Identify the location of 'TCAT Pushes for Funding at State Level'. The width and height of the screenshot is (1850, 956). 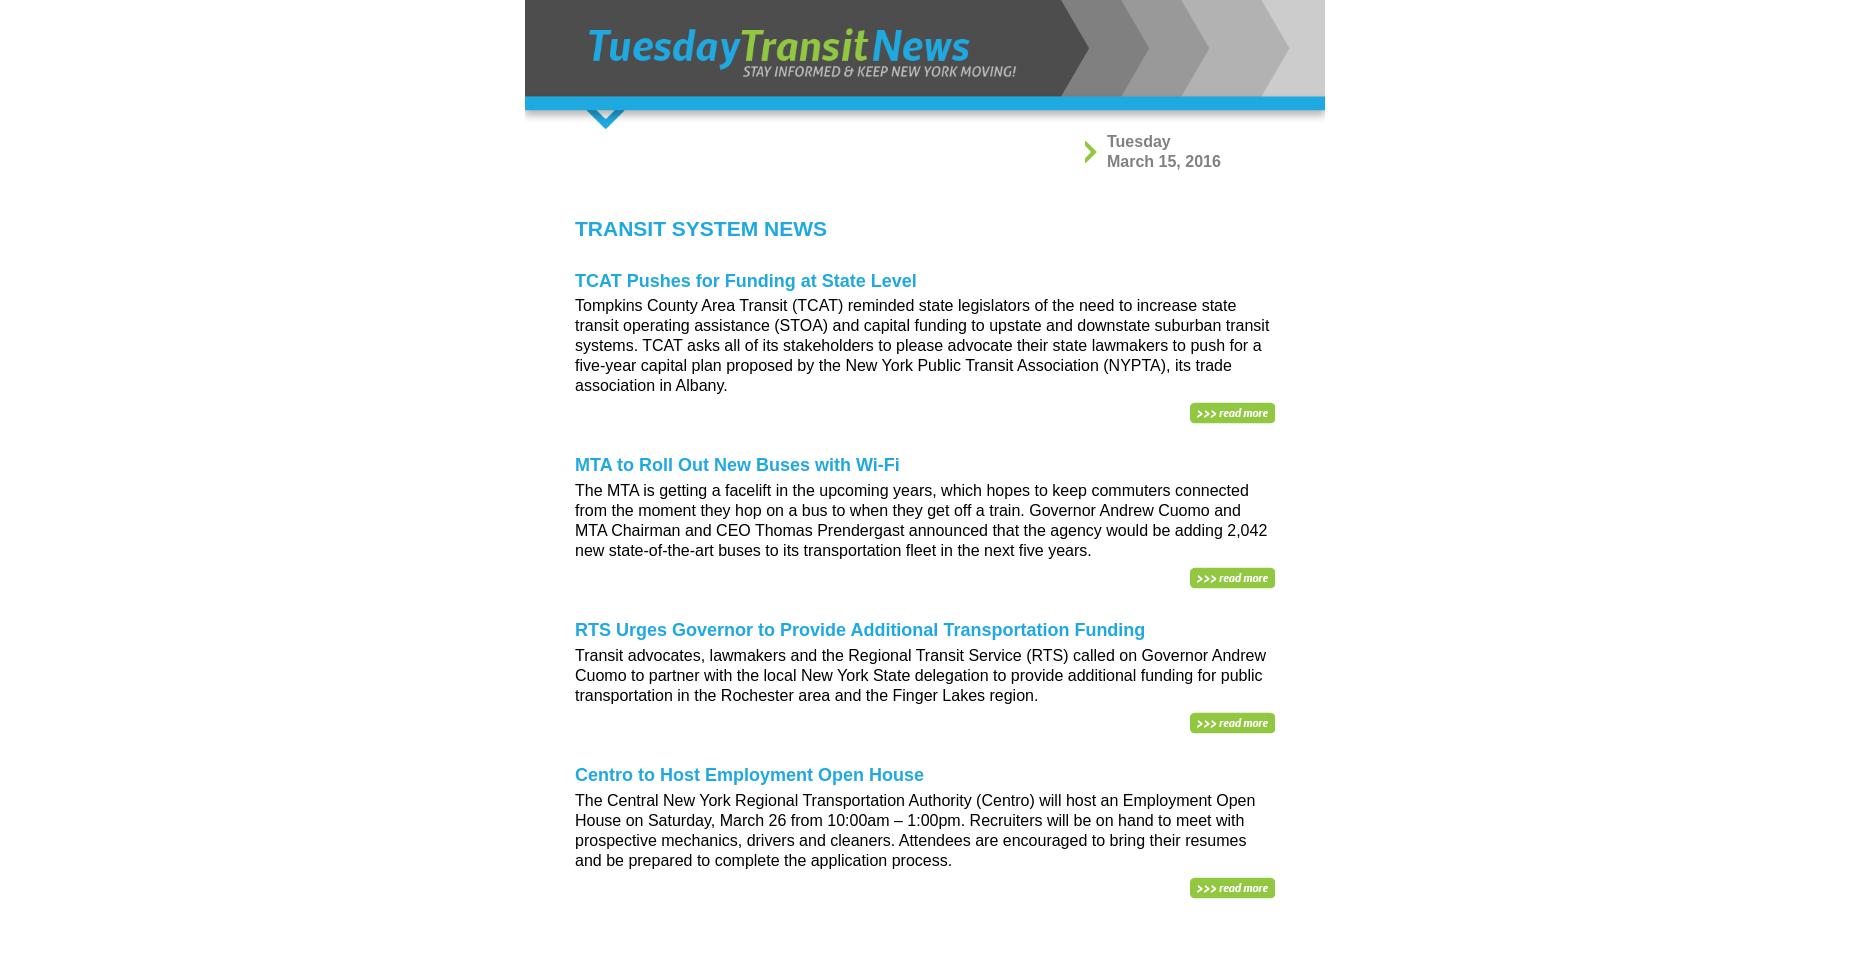
(745, 279).